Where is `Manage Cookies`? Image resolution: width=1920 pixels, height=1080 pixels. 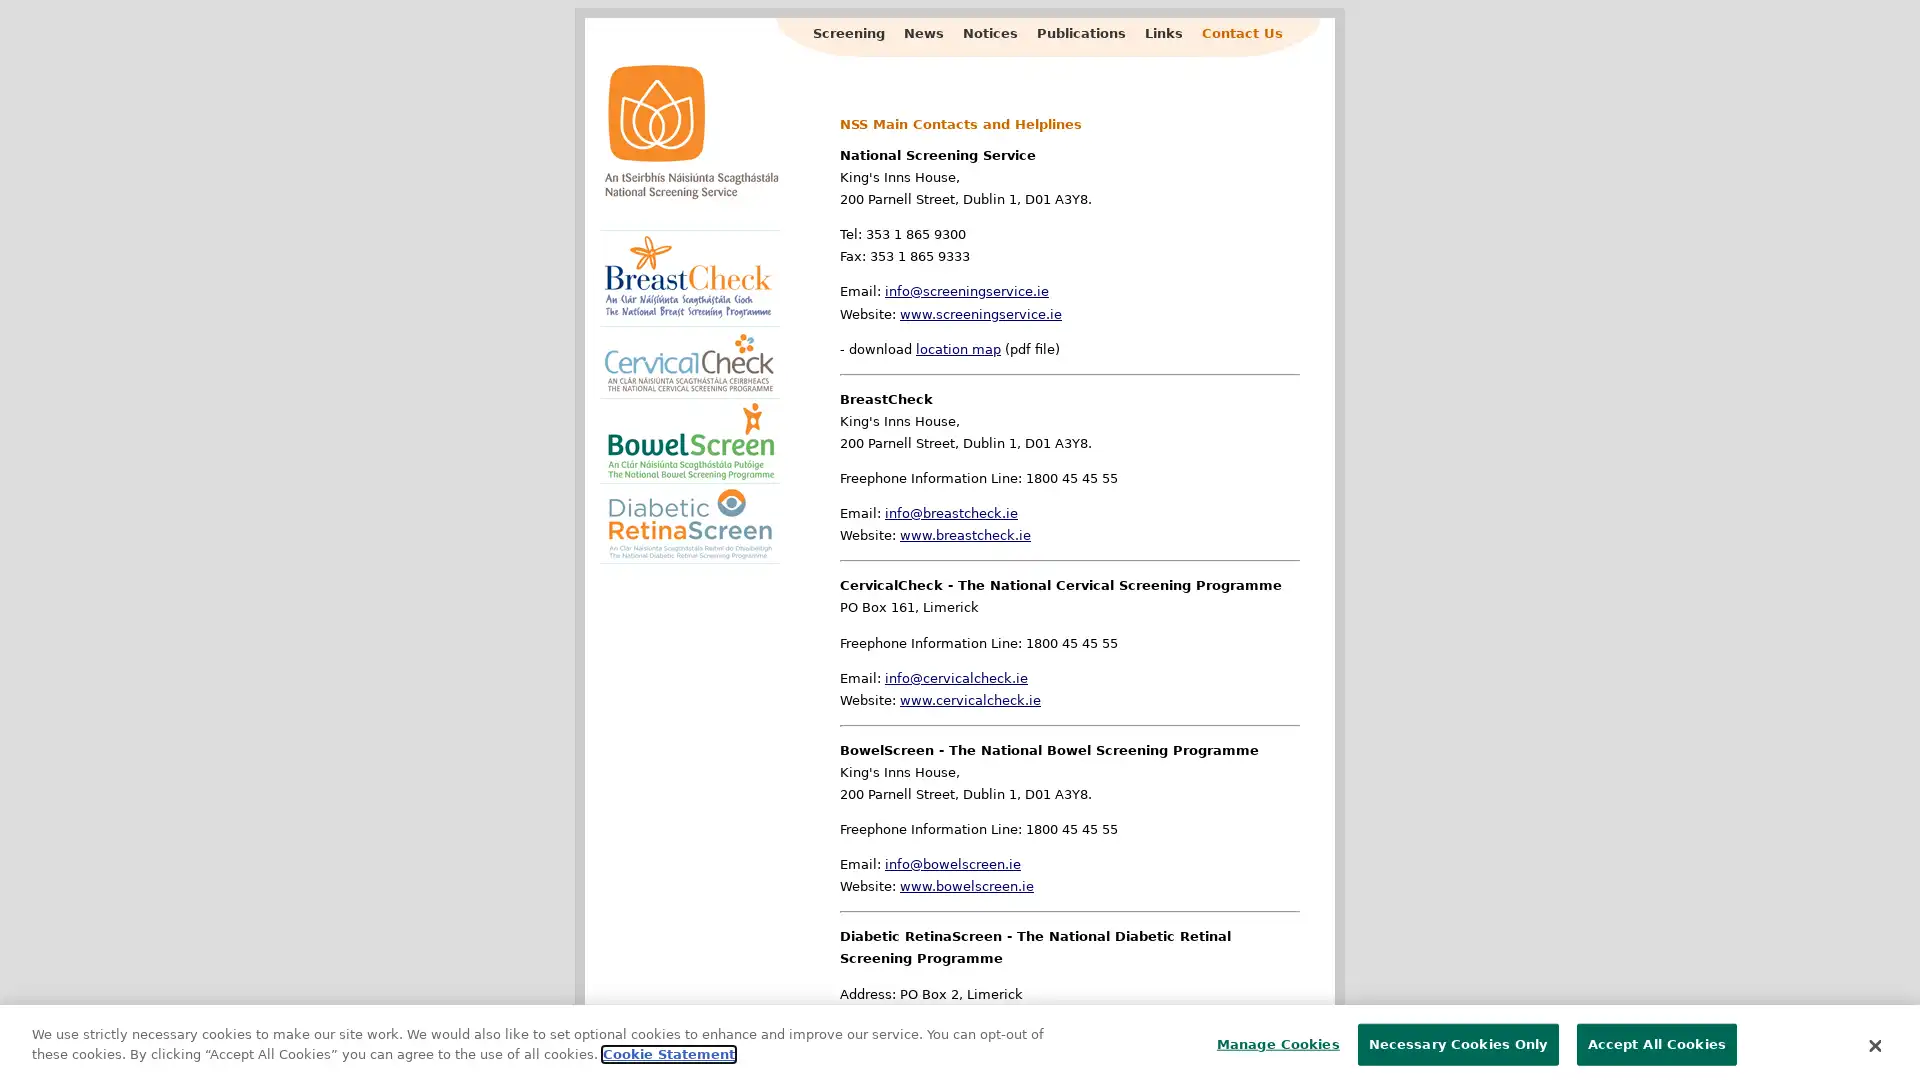 Manage Cookies is located at coordinates (1271, 1036).